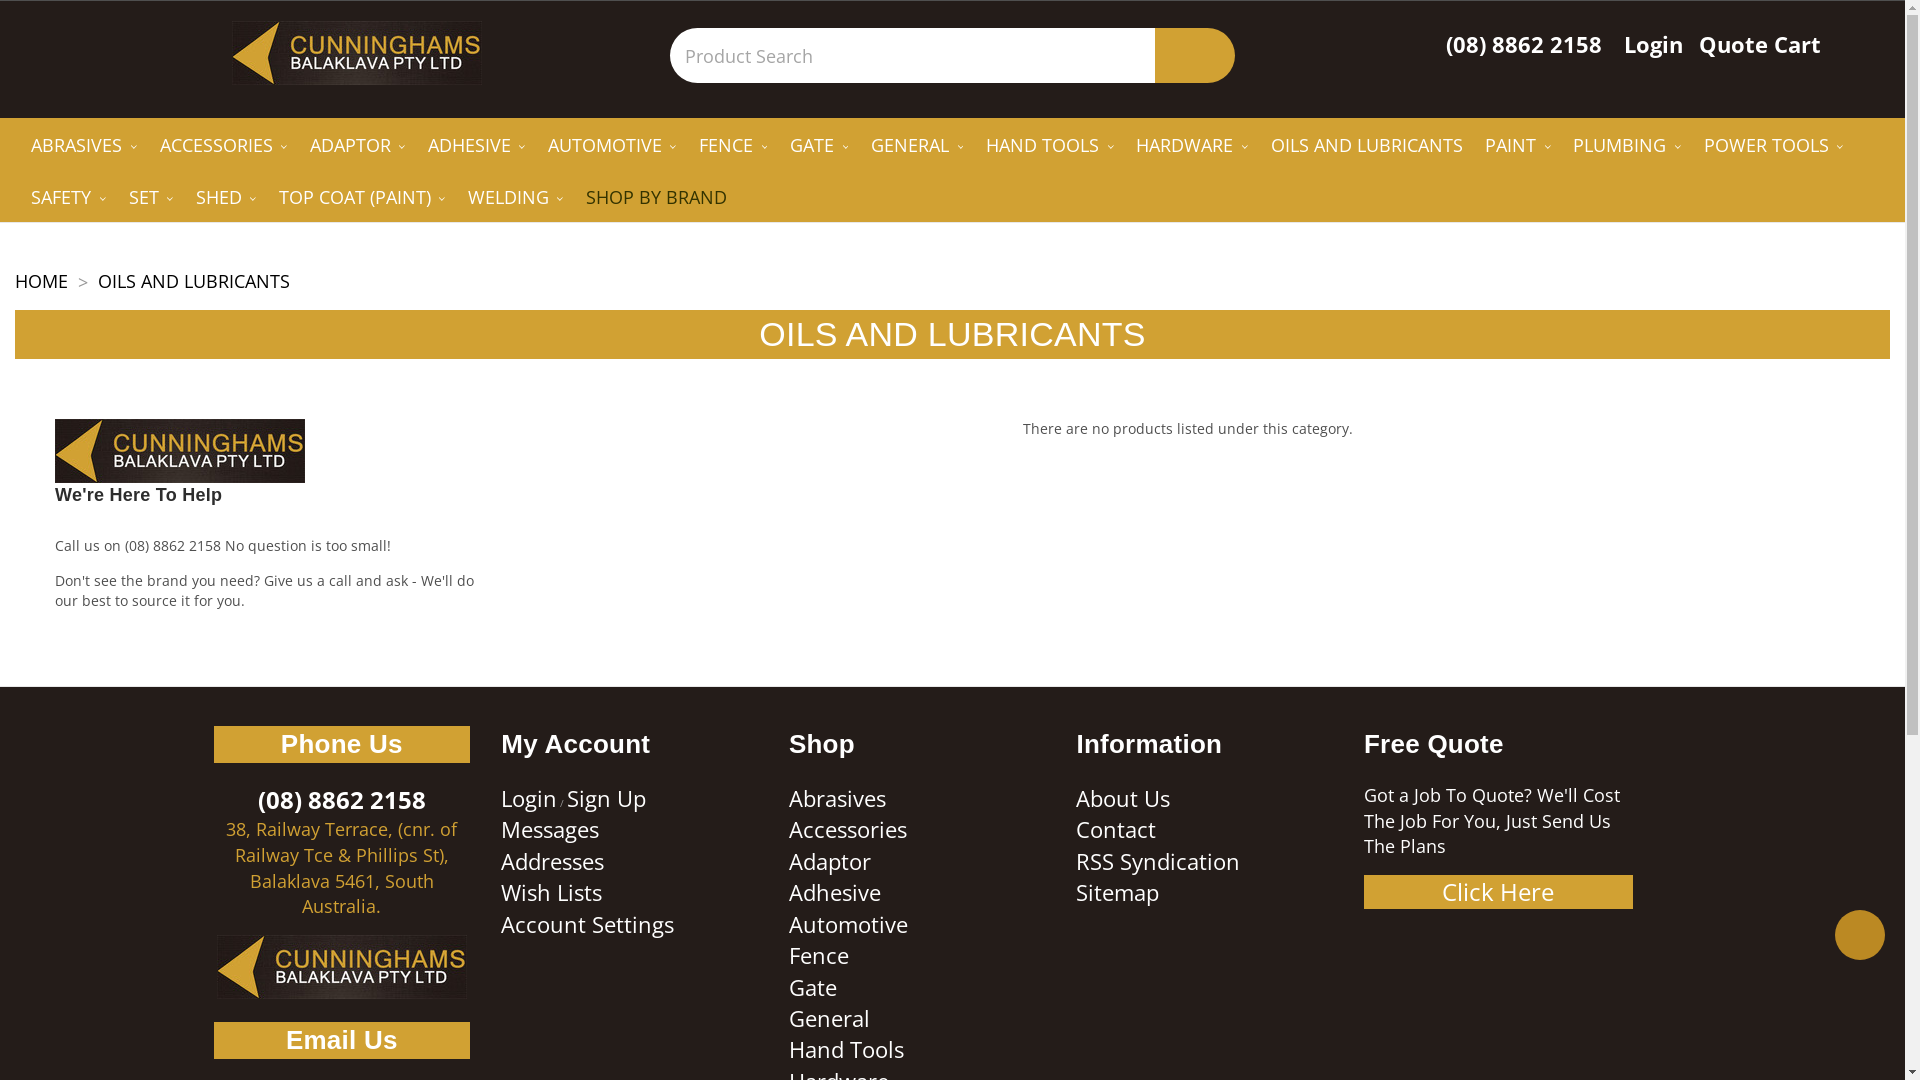 This screenshot has height=1080, width=1920. I want to click on 'Addresses', so click(552, 859).